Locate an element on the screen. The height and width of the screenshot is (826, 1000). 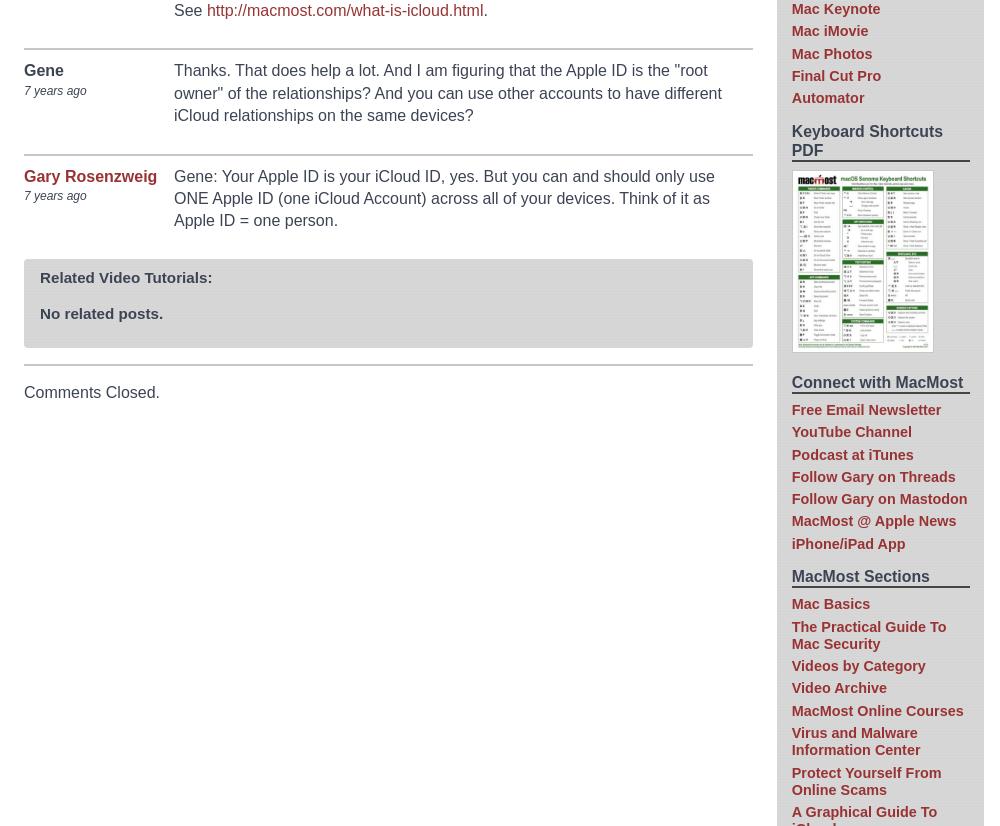
'Connect with MacMost' is located at coordinates (877, 382).